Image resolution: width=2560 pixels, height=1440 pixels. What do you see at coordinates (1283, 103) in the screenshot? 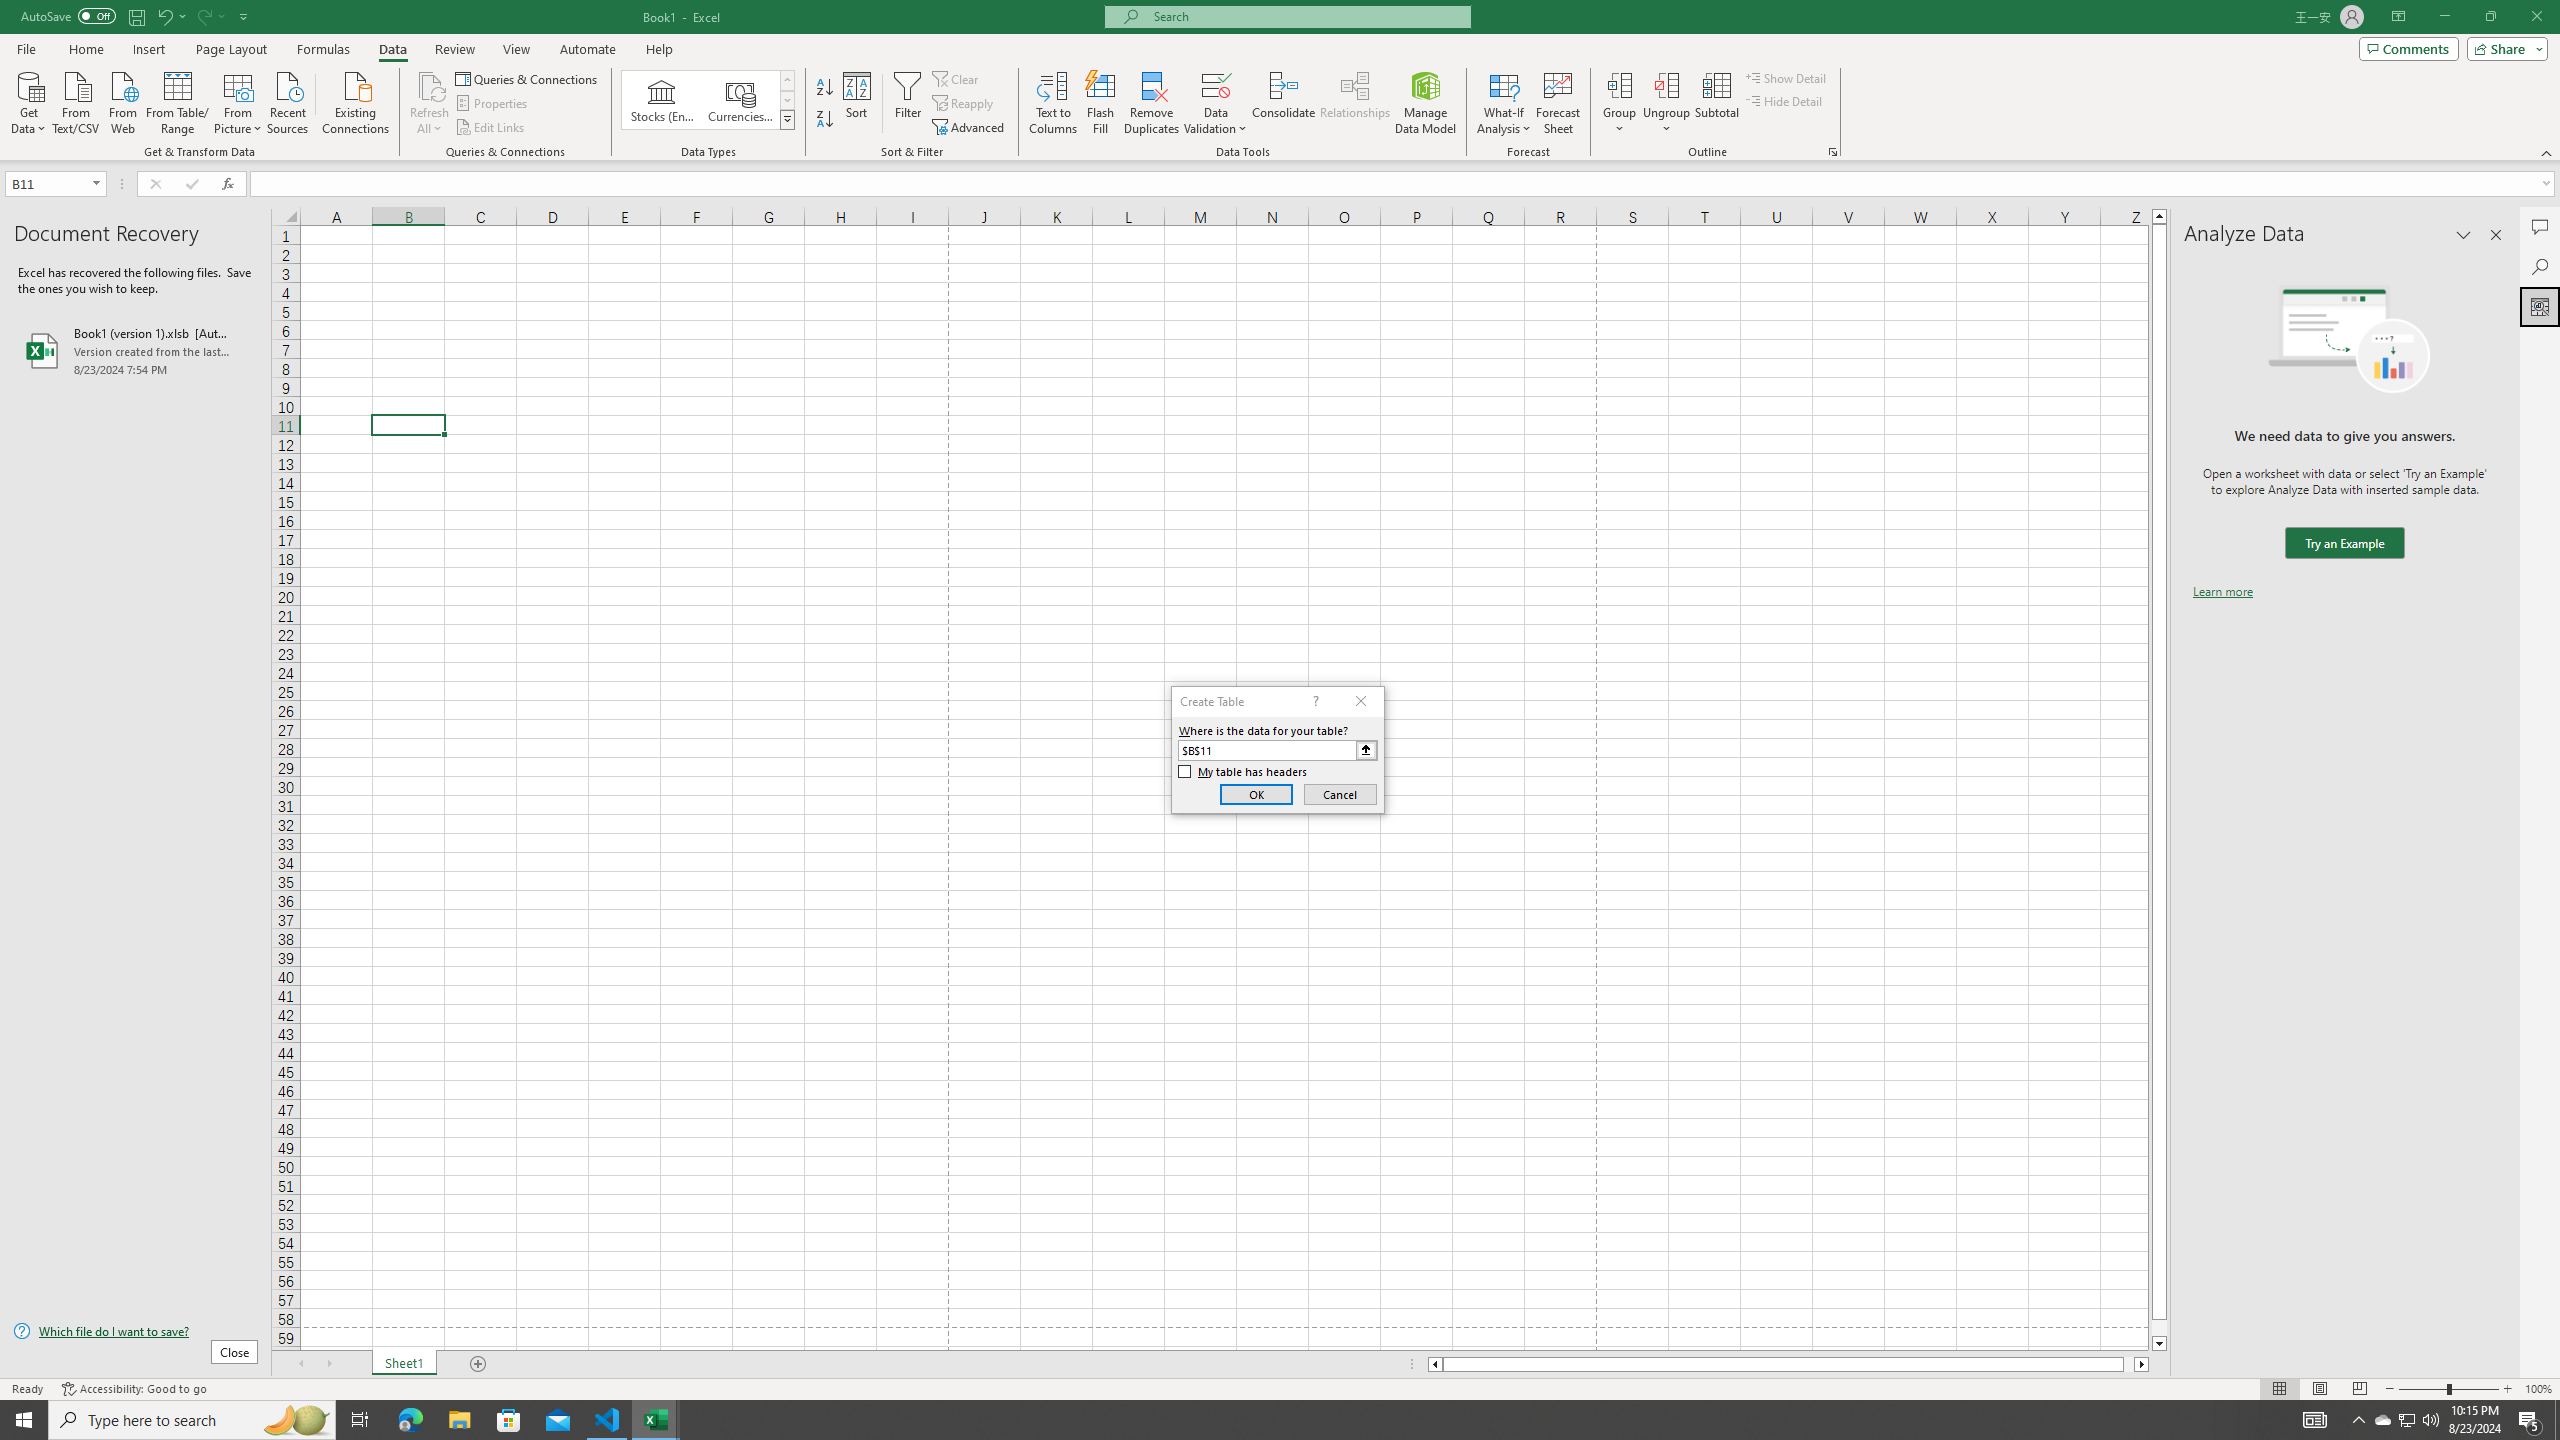
I see `'Consolidate...'` at bounding box center [1283, 103].